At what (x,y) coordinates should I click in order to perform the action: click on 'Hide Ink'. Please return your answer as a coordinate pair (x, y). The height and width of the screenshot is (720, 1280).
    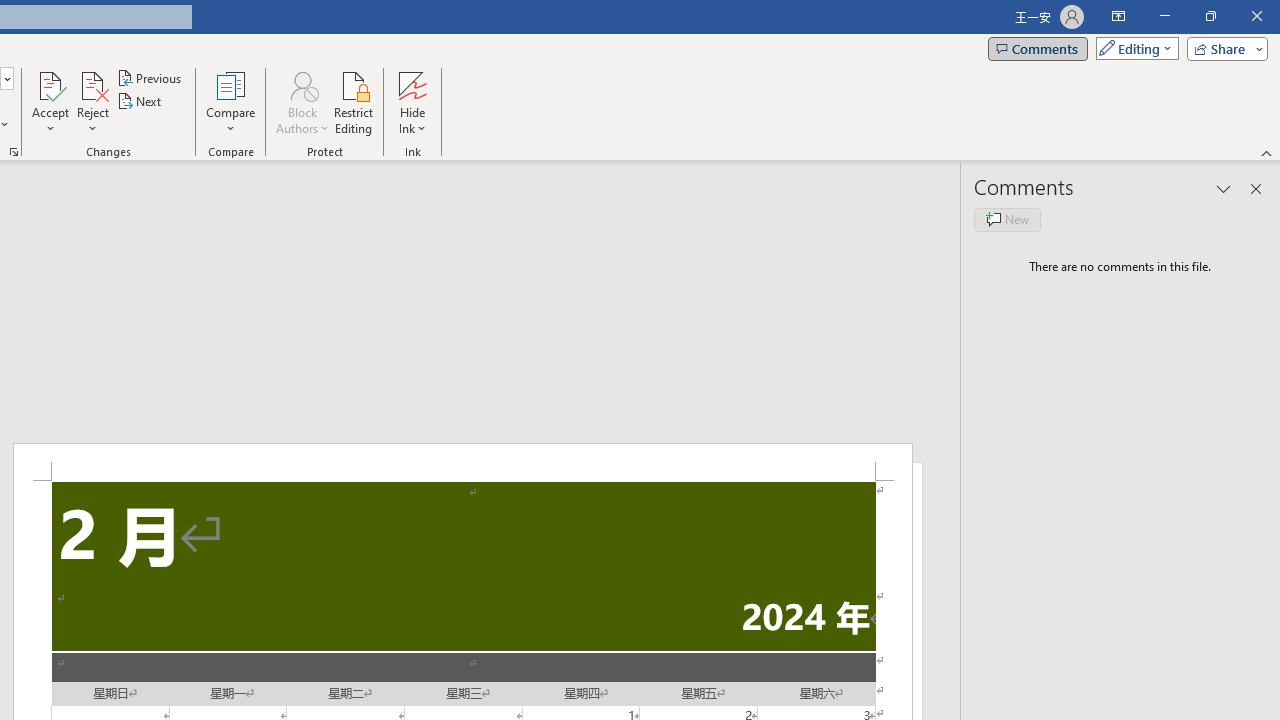
    Looking at the image, I should click on (411, 84).